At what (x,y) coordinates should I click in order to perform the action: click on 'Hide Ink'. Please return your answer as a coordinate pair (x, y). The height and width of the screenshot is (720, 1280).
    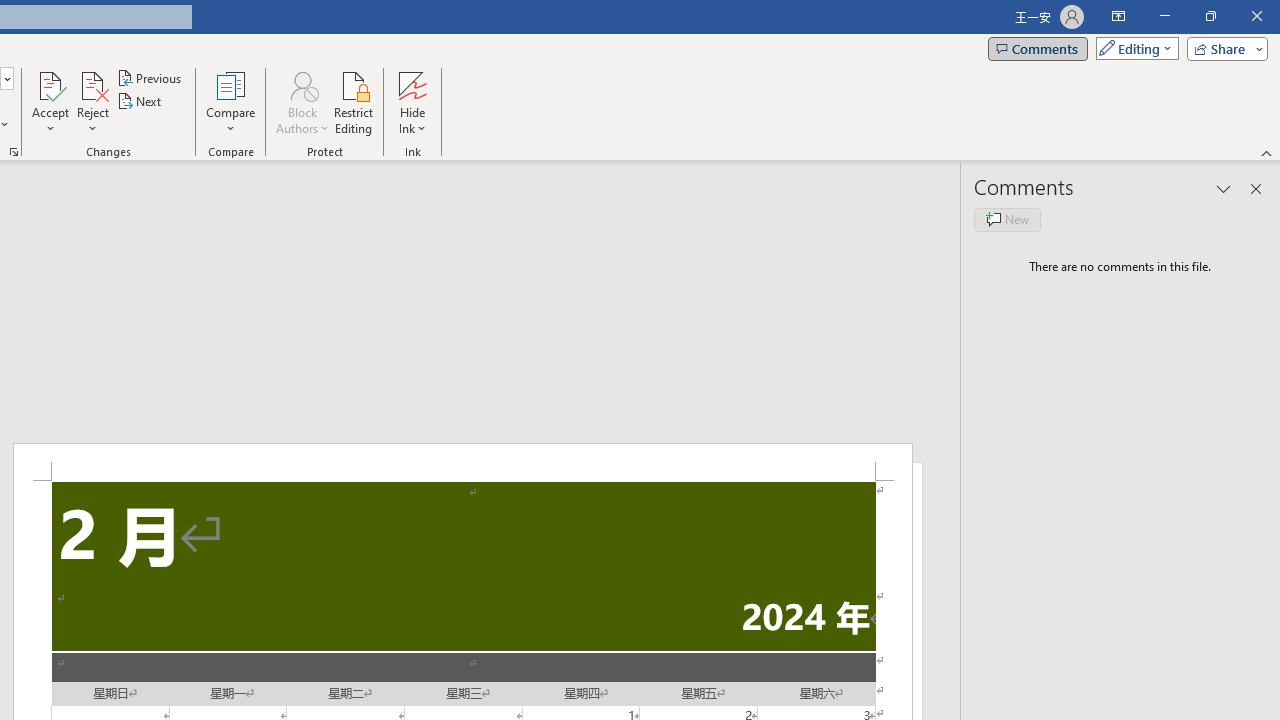
    Looking at the image, I should click on (411, 84).